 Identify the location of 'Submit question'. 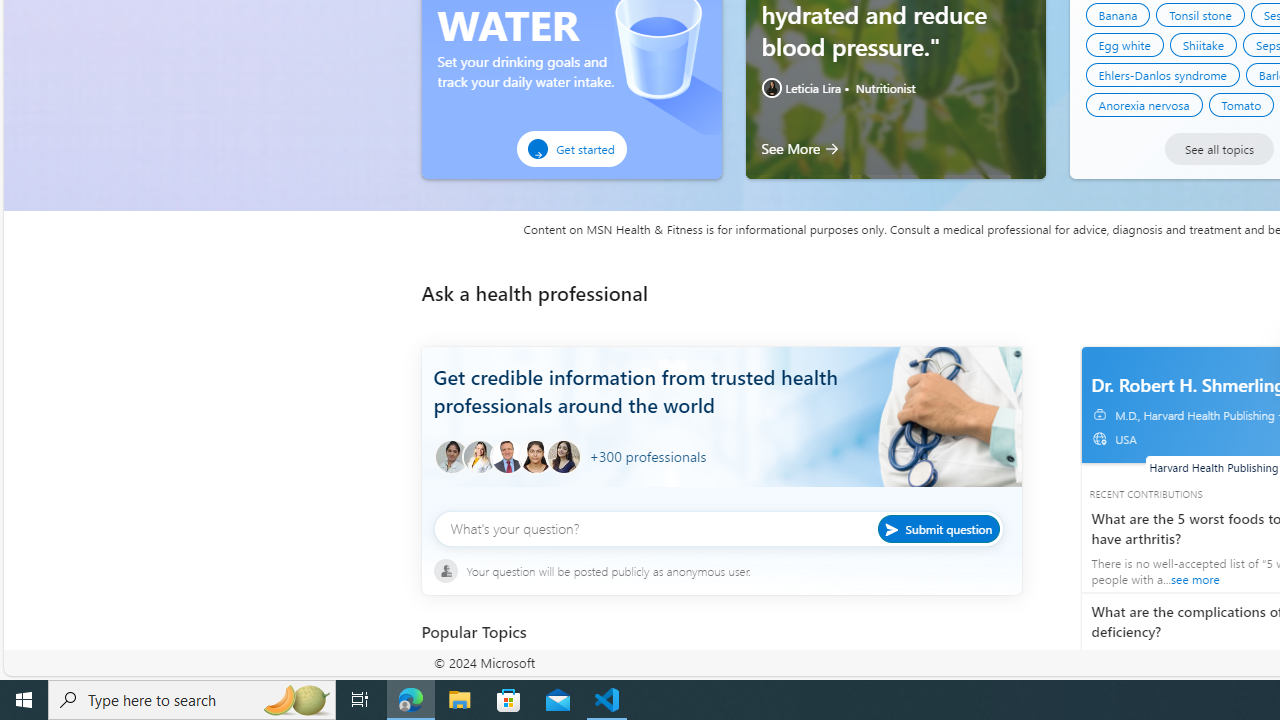
(937, 527).